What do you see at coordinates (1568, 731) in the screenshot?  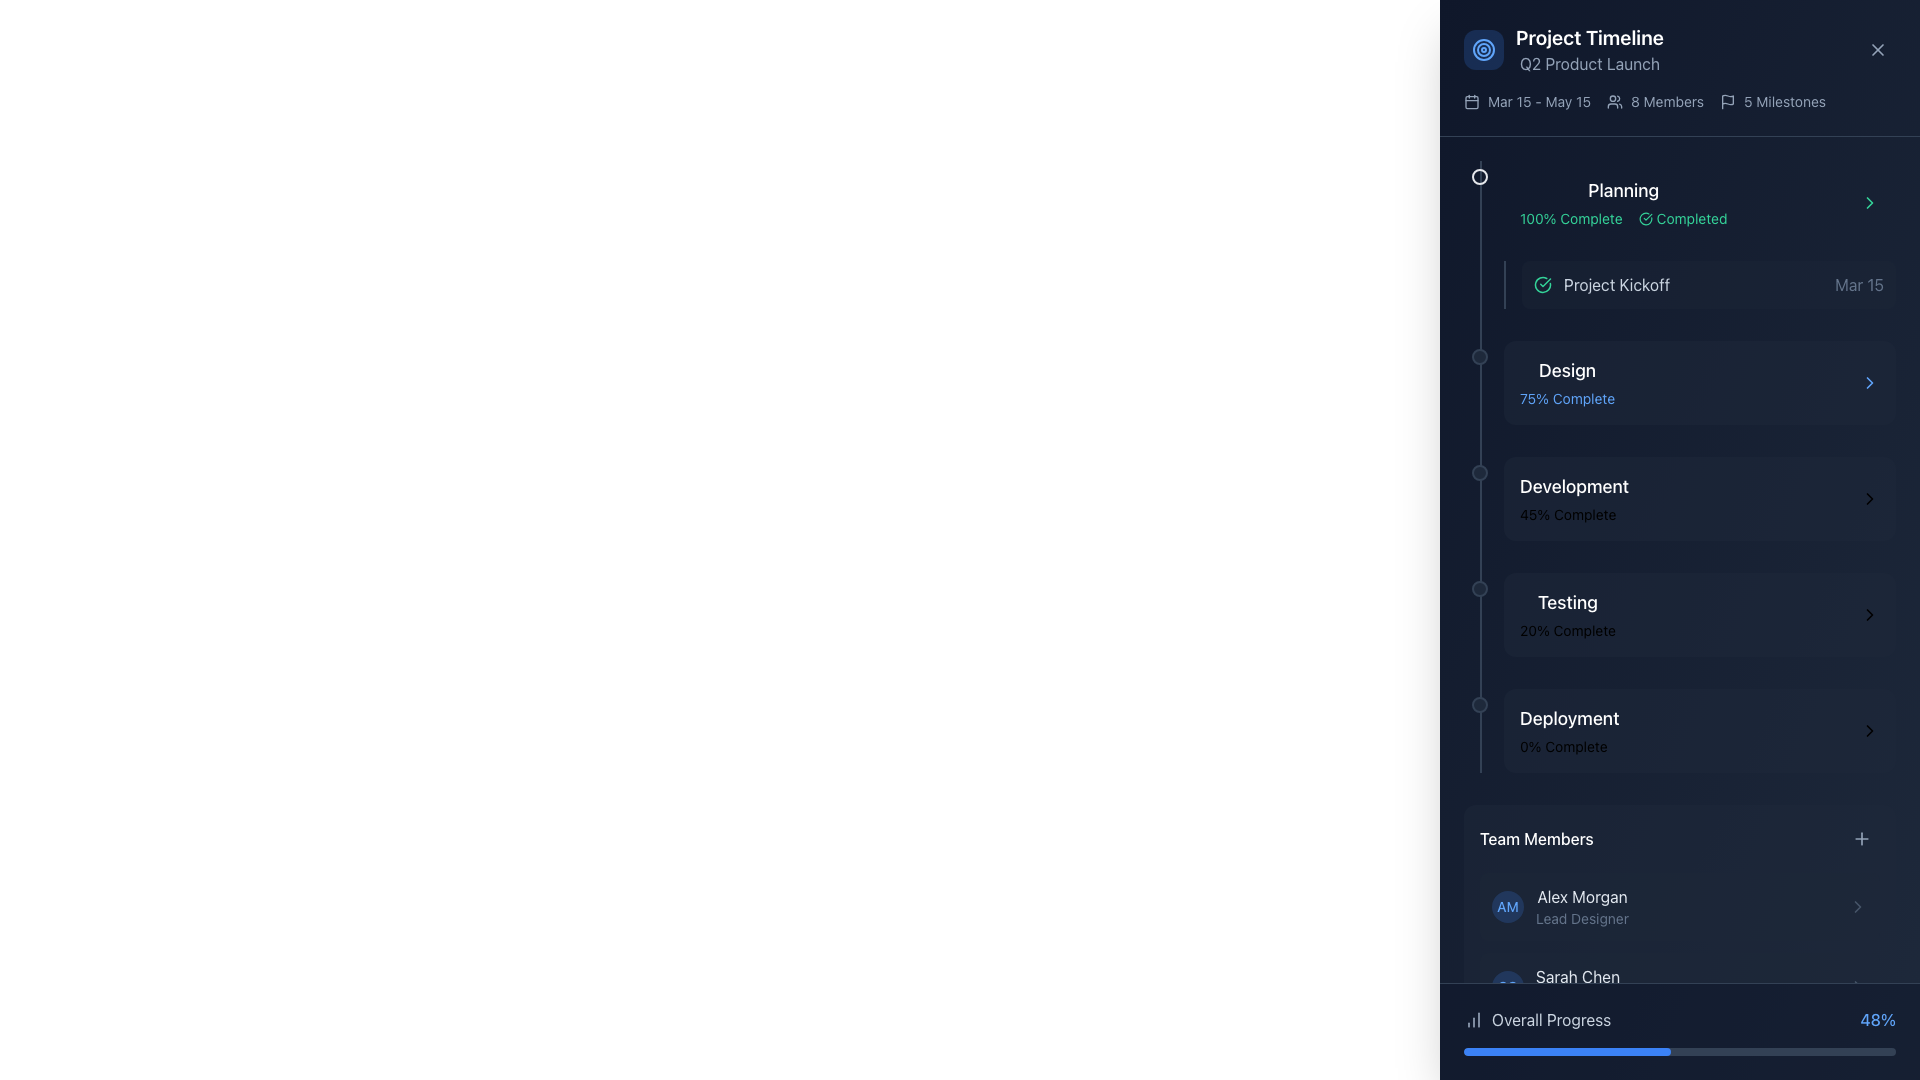 I see `the Text Label that indicates the progress of the 'Deployment' phase in the project timeline` at bounding box center [1568, 731].